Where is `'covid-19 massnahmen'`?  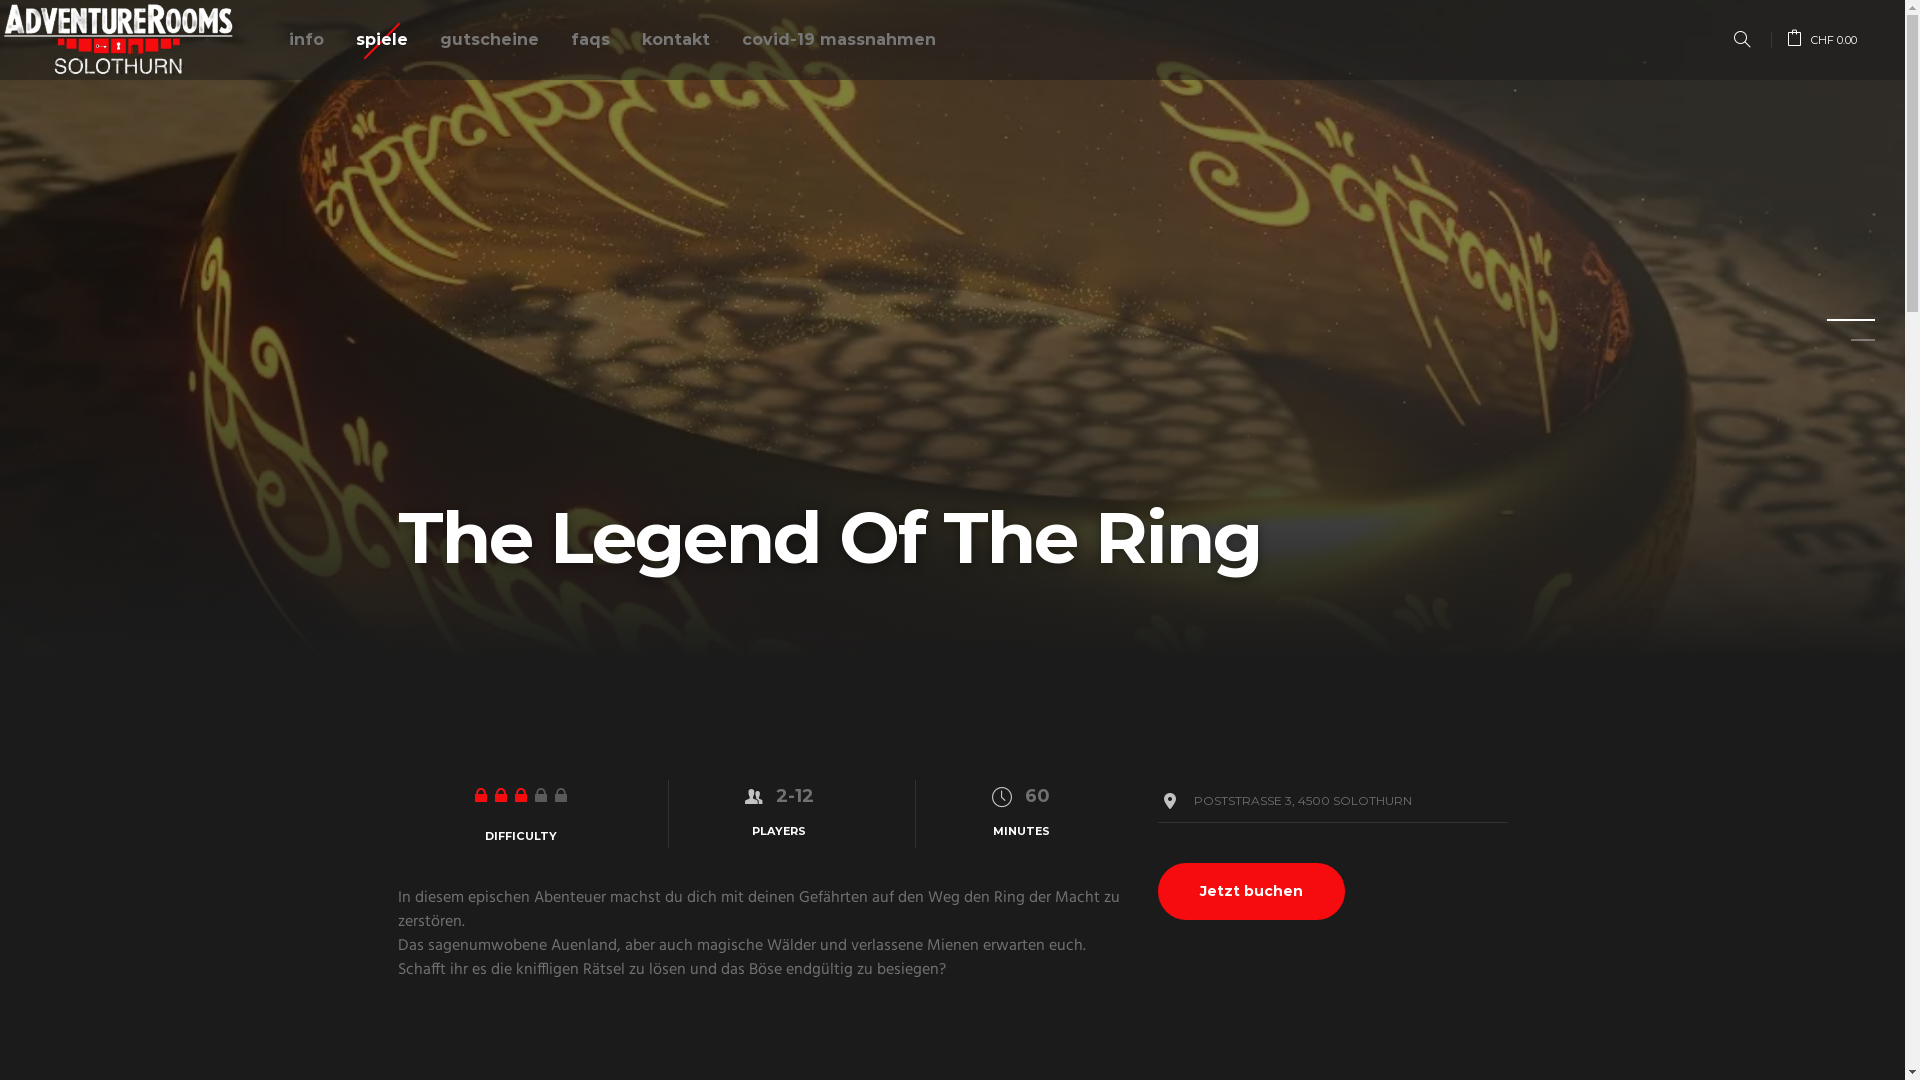
'covid-19 massnahmen' is located at coordinates (839, 39).